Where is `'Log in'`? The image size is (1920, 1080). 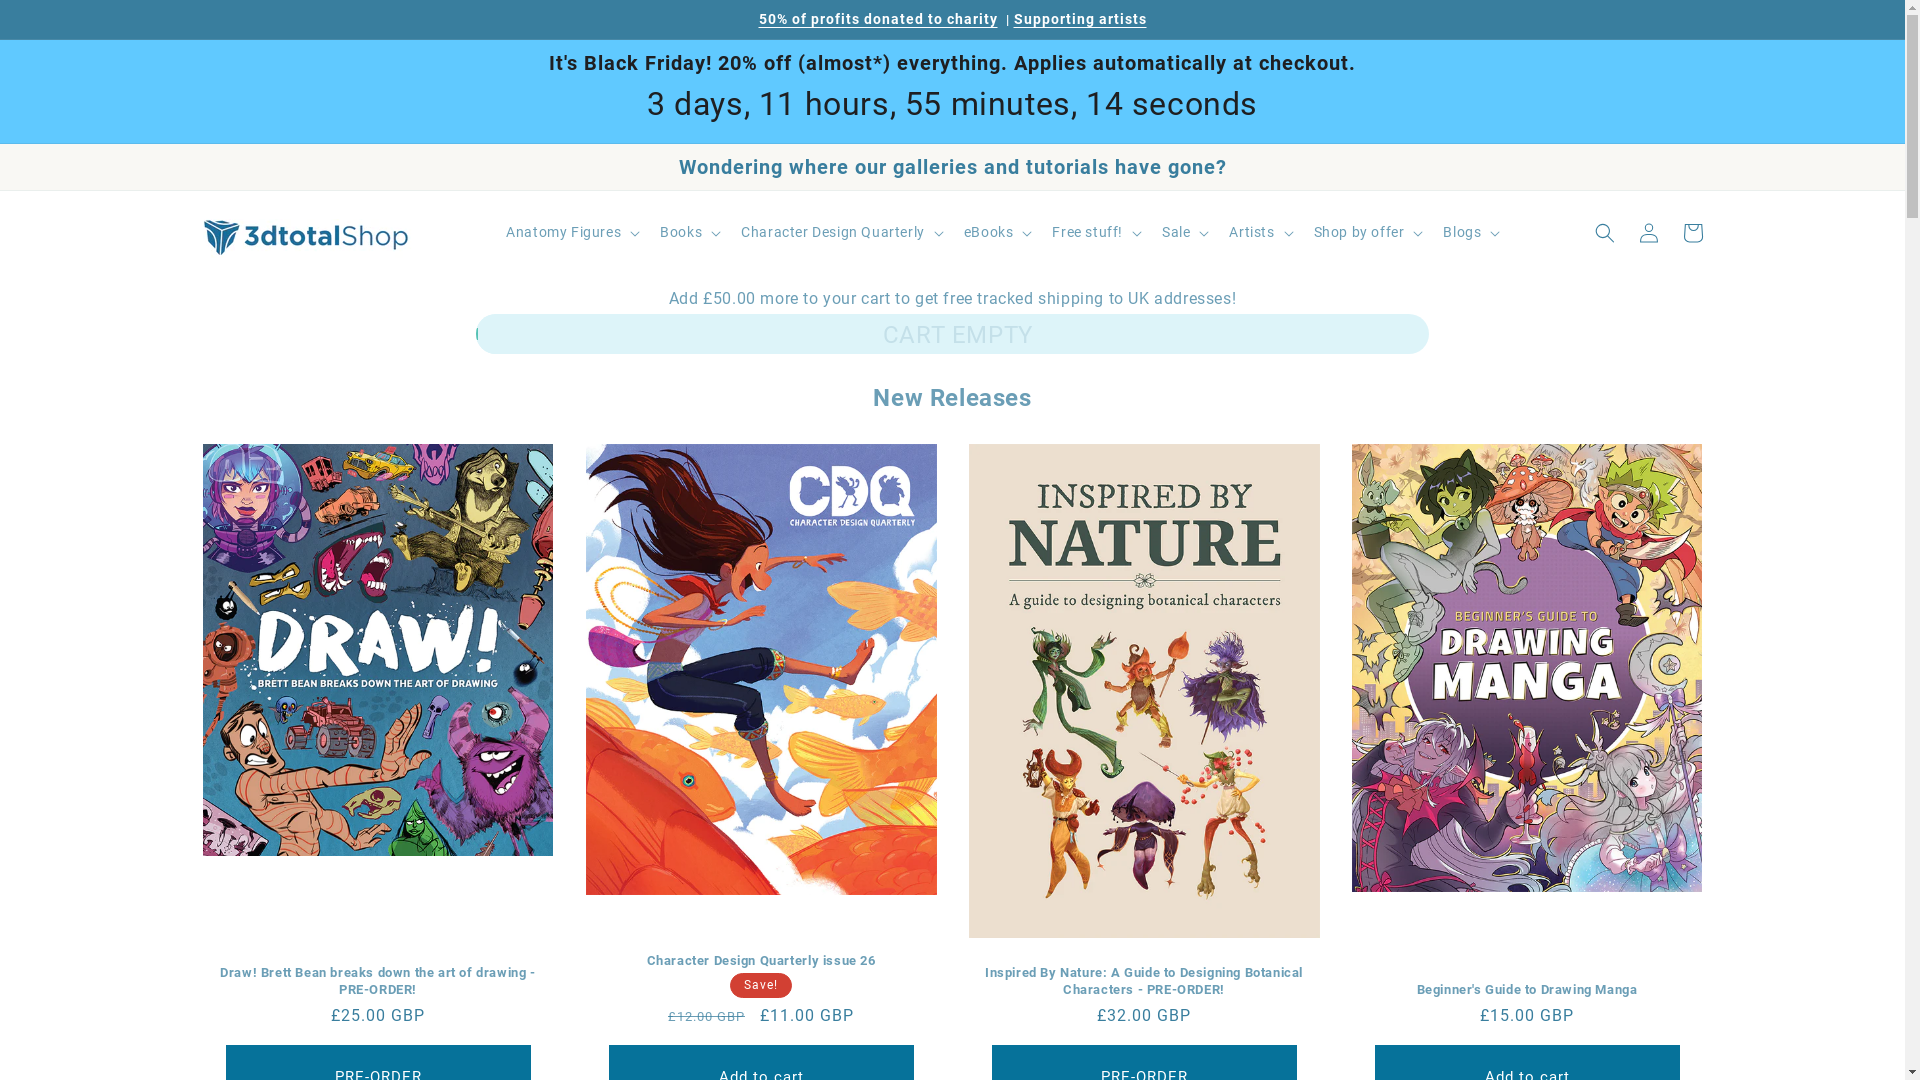 'Log in' is located at coordinates (1647, 231).